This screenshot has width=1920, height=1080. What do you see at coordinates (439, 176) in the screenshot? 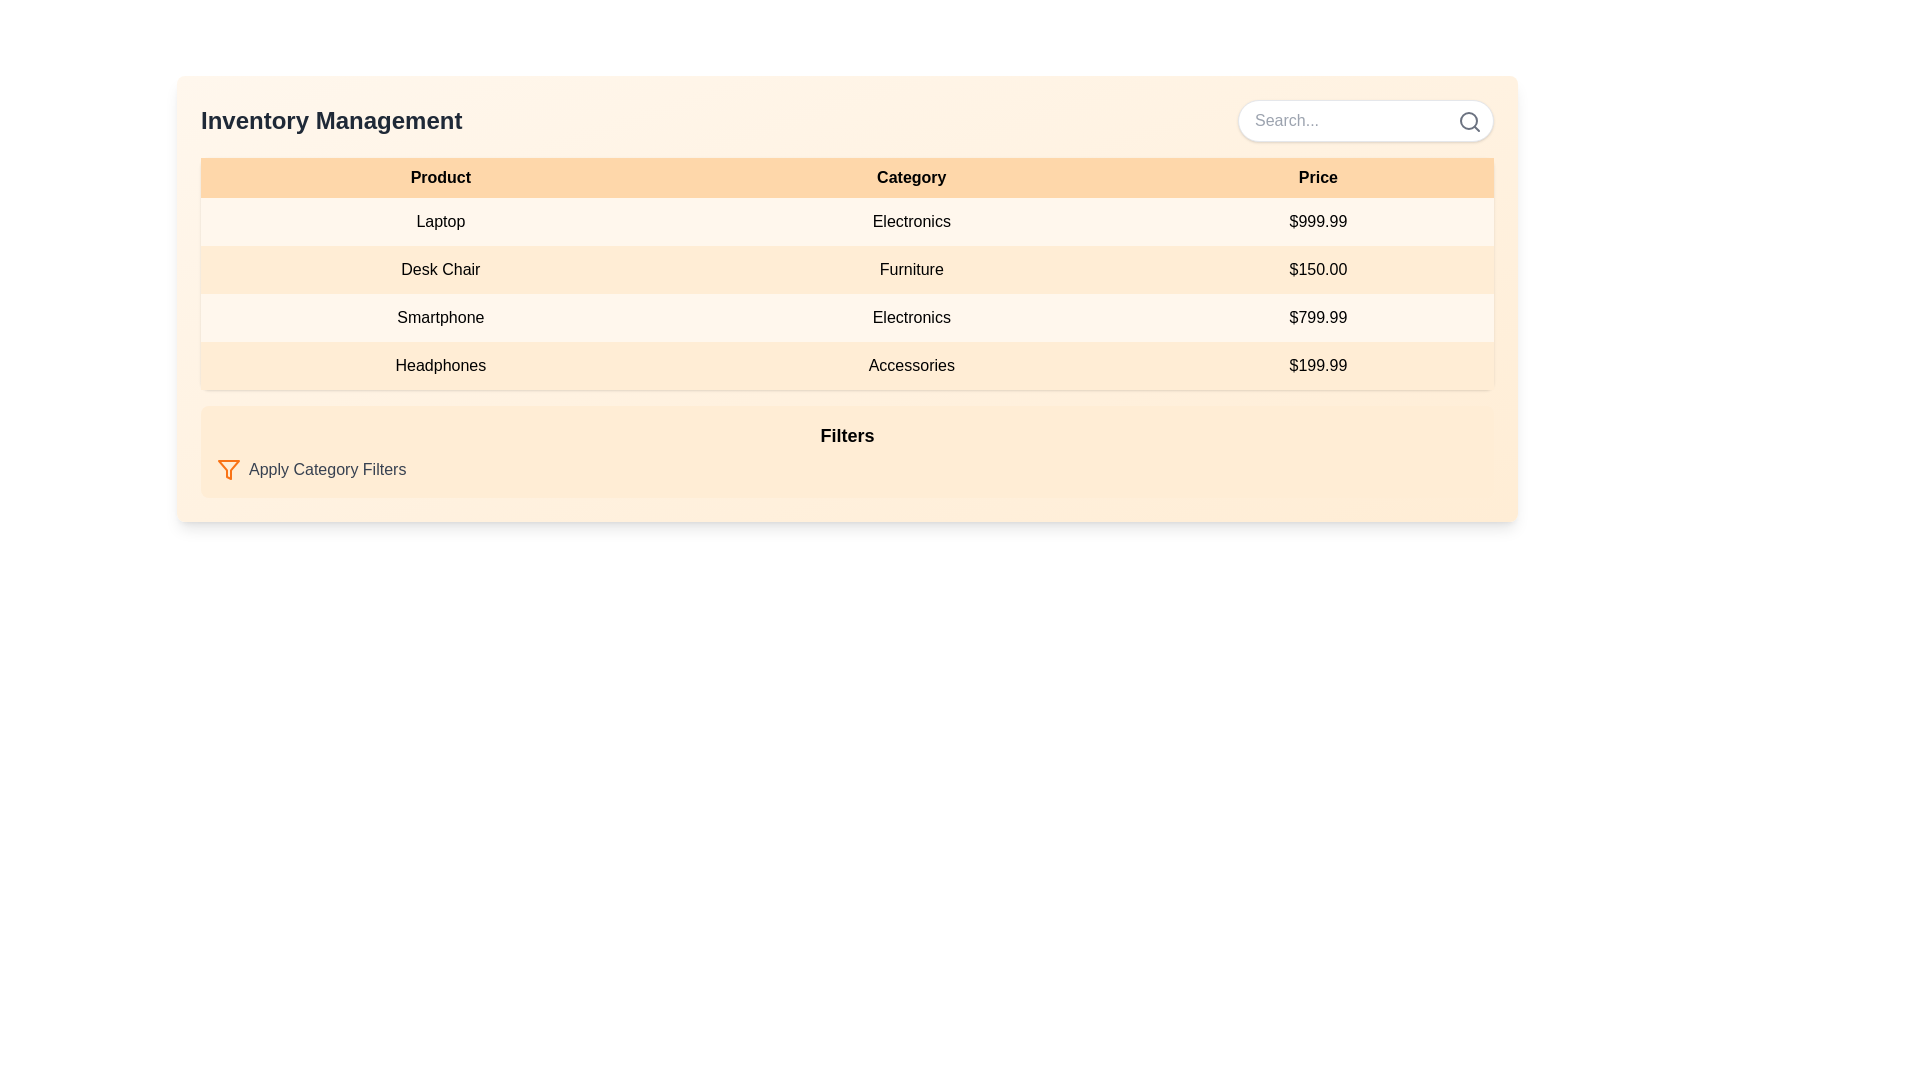
I see `text of the 'Product' header label, which is the first header in the table aligned to the left` at bounding box center [439, 176].